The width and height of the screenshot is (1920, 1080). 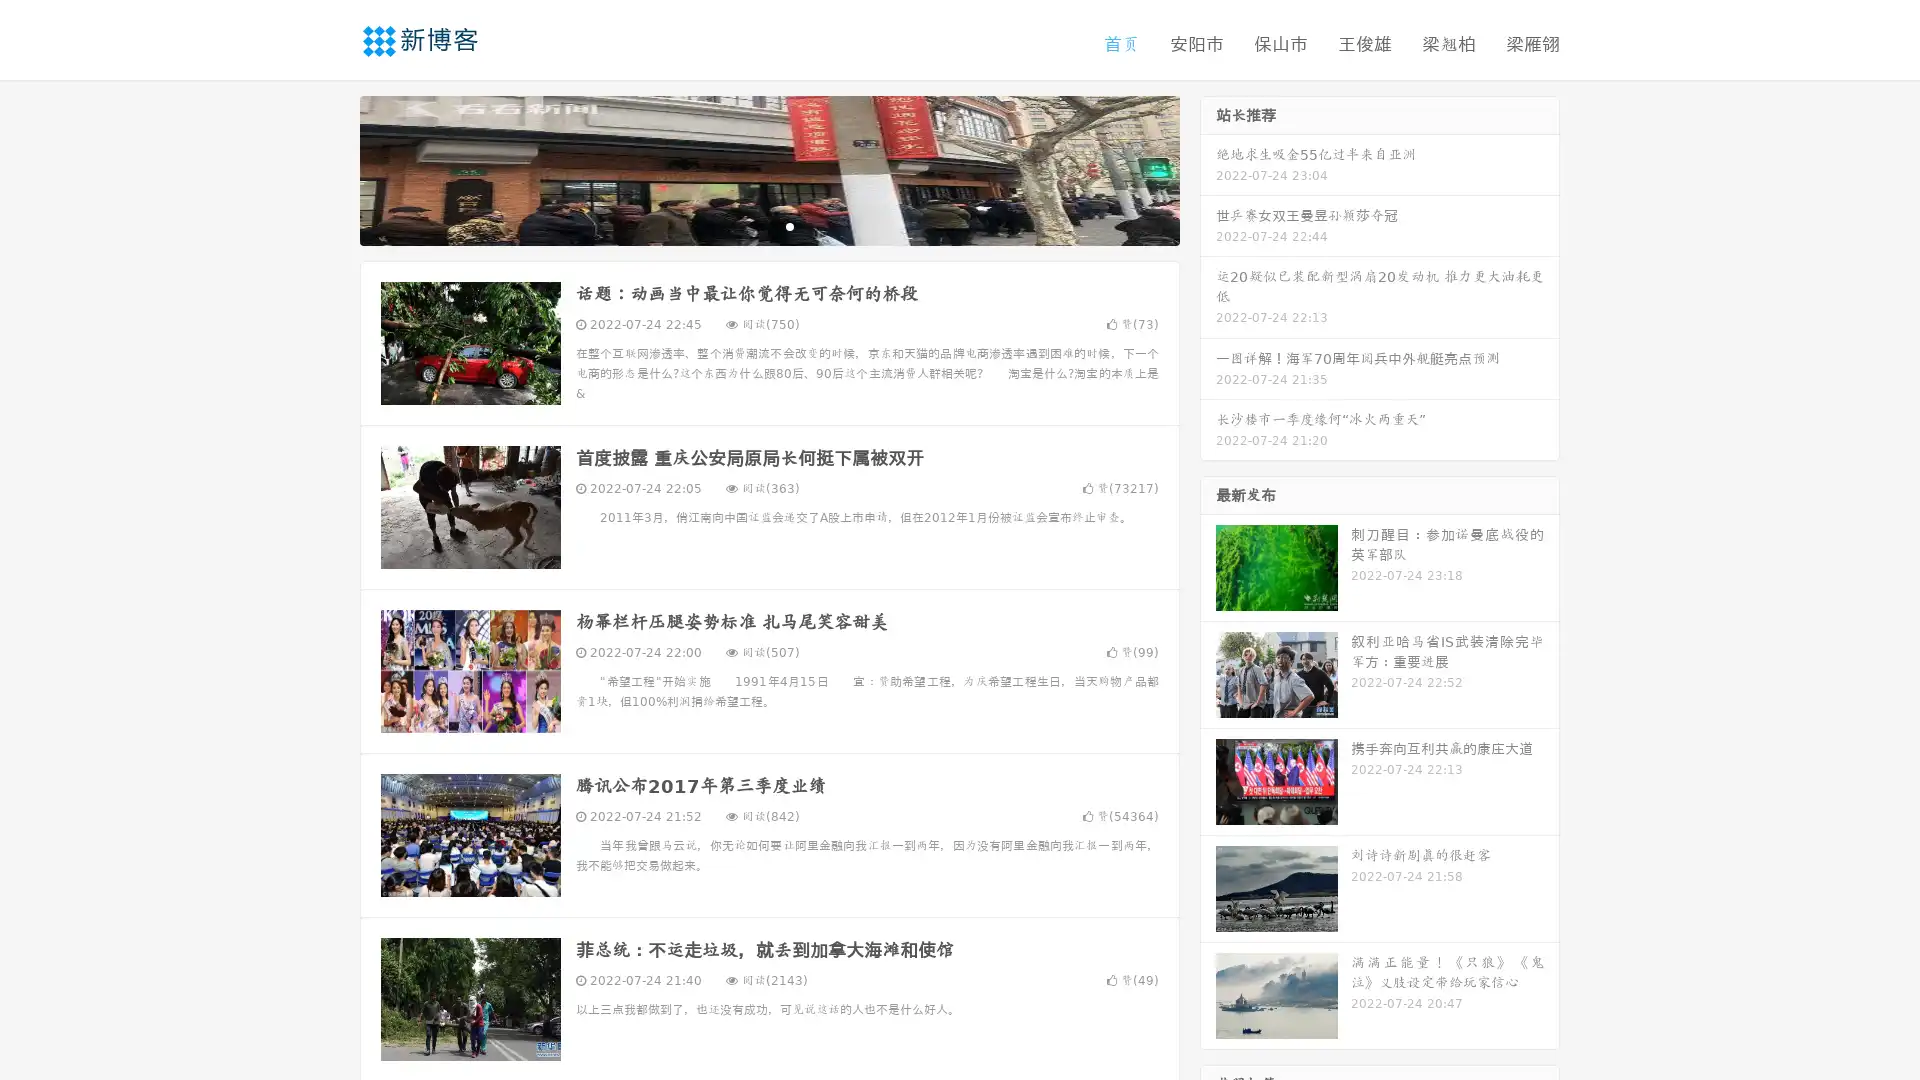 What do you see at coordinates (768, 225) in the screenshot?
I see `Go to slide 2` at bounding box center [768, 225].